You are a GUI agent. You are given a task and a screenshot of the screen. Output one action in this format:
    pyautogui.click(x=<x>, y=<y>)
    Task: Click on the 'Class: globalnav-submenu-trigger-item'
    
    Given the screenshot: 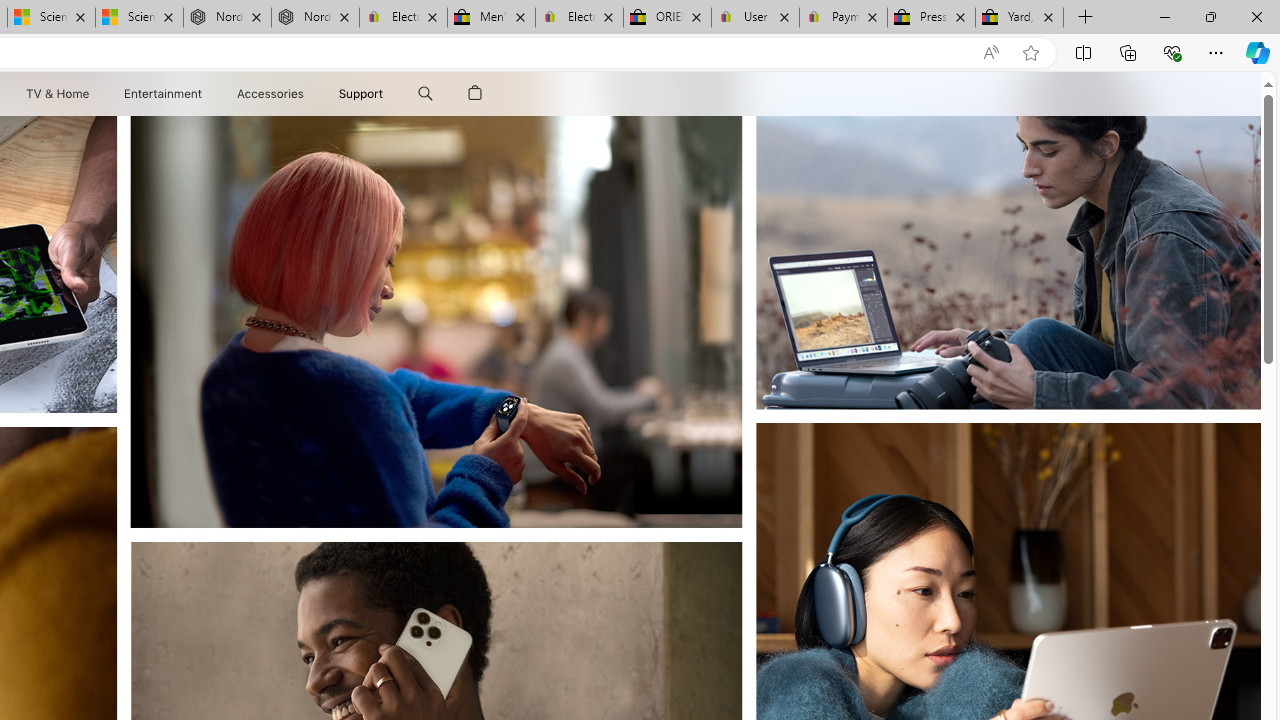 What is the action you would take?
    pyautogui.click(x=387, y=93)
    